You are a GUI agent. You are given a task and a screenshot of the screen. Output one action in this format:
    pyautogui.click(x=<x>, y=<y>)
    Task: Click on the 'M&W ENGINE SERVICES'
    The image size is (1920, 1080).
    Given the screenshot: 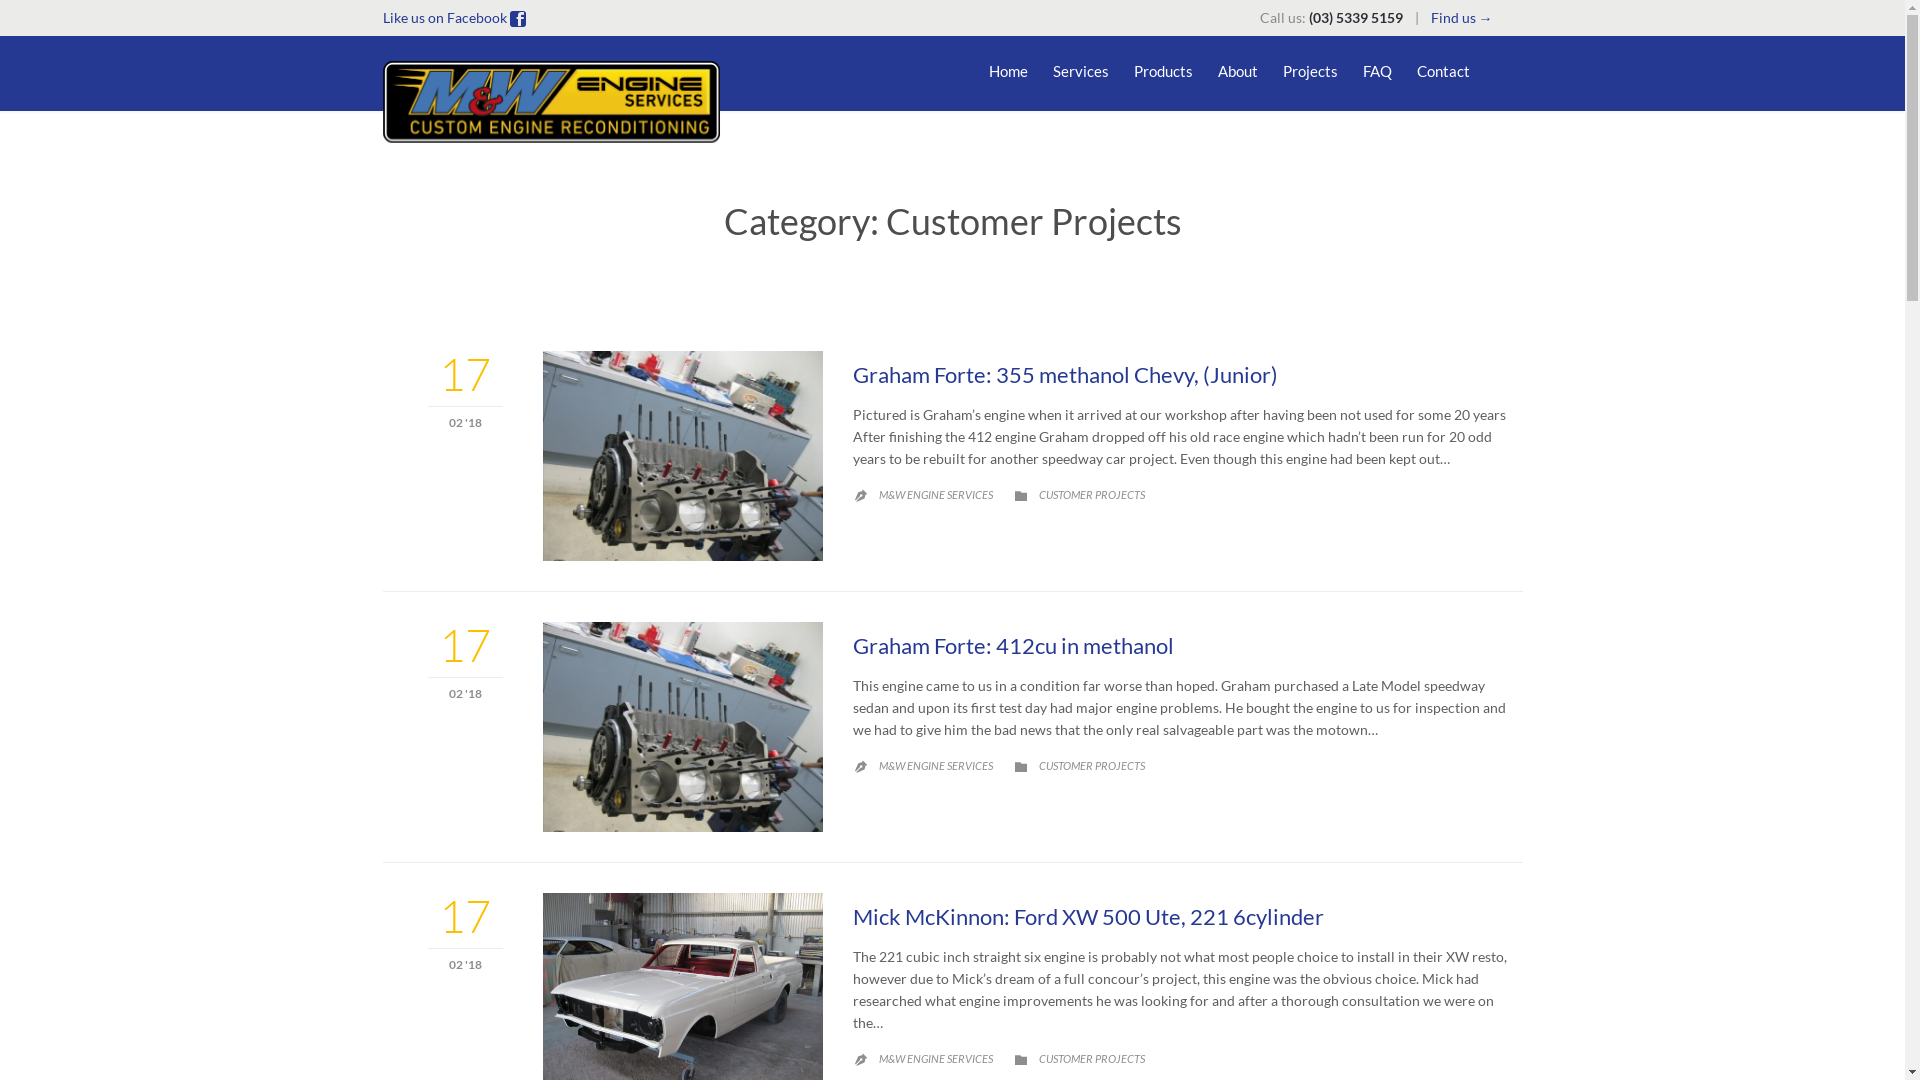 What is the action you would take?
    pyautogui.click(x=934, y=494)
    